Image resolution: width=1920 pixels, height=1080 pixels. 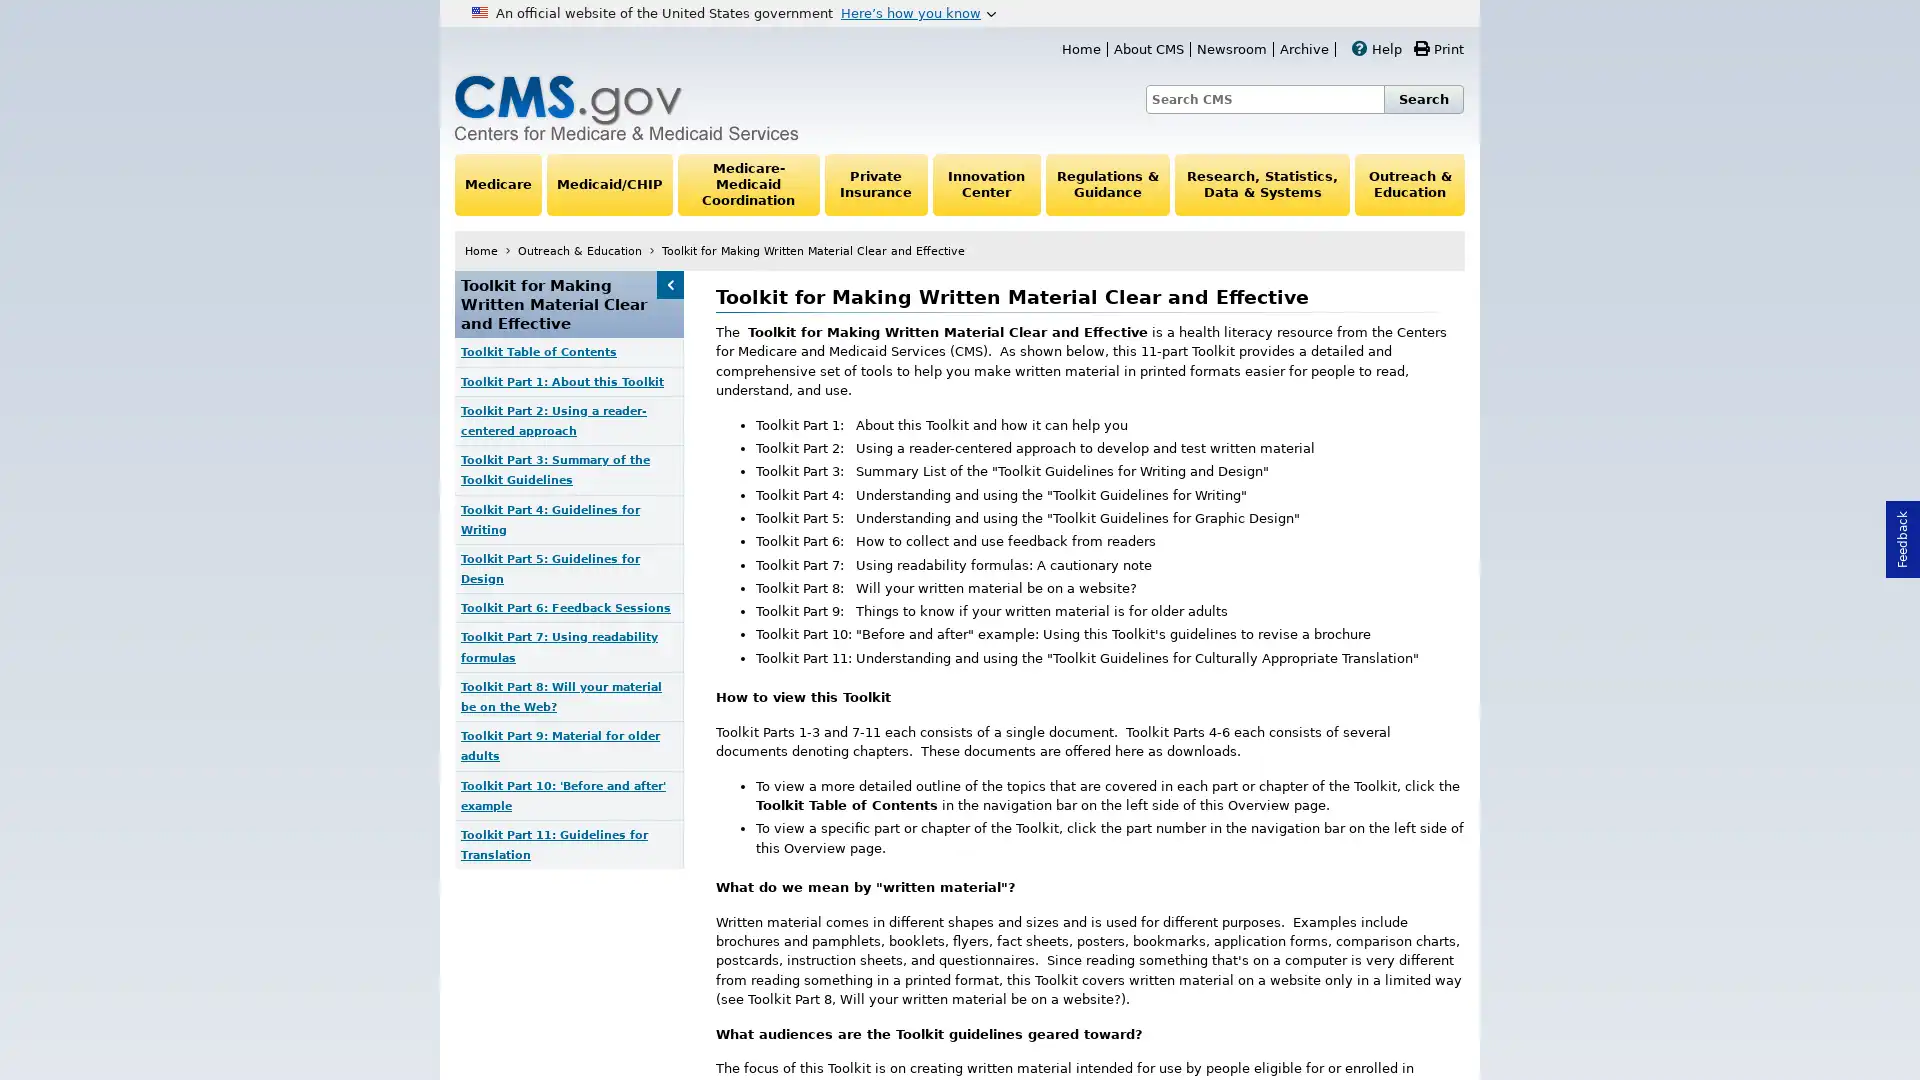 What do you see at coordinates (669, 285) in the screenshot?
I see `Toolkit for Making Written Material Clear and Effective` at bounding box center [669, 285].